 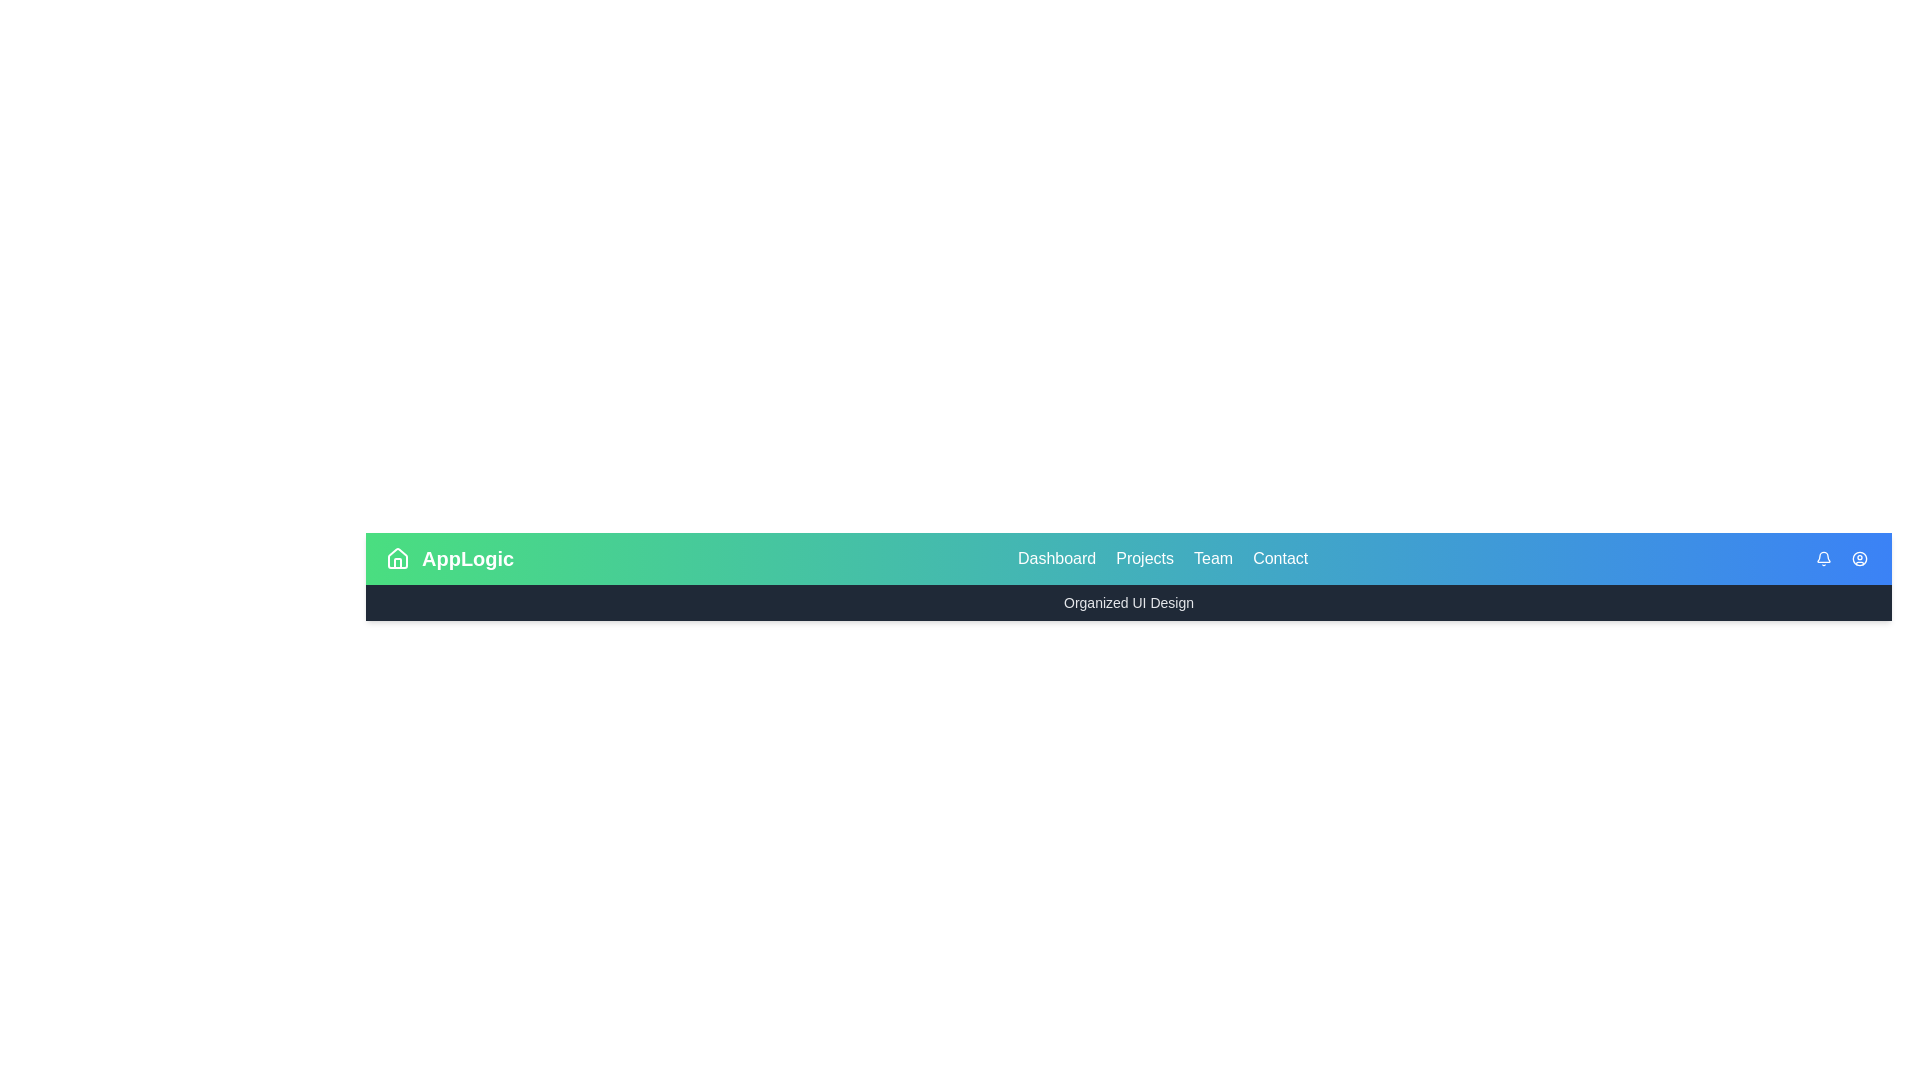 What do you see at coordinates (1280, 559) in the screenshot?
I see `the interactive element Contact to observe the visual response` at bounding box center [1280, 559].